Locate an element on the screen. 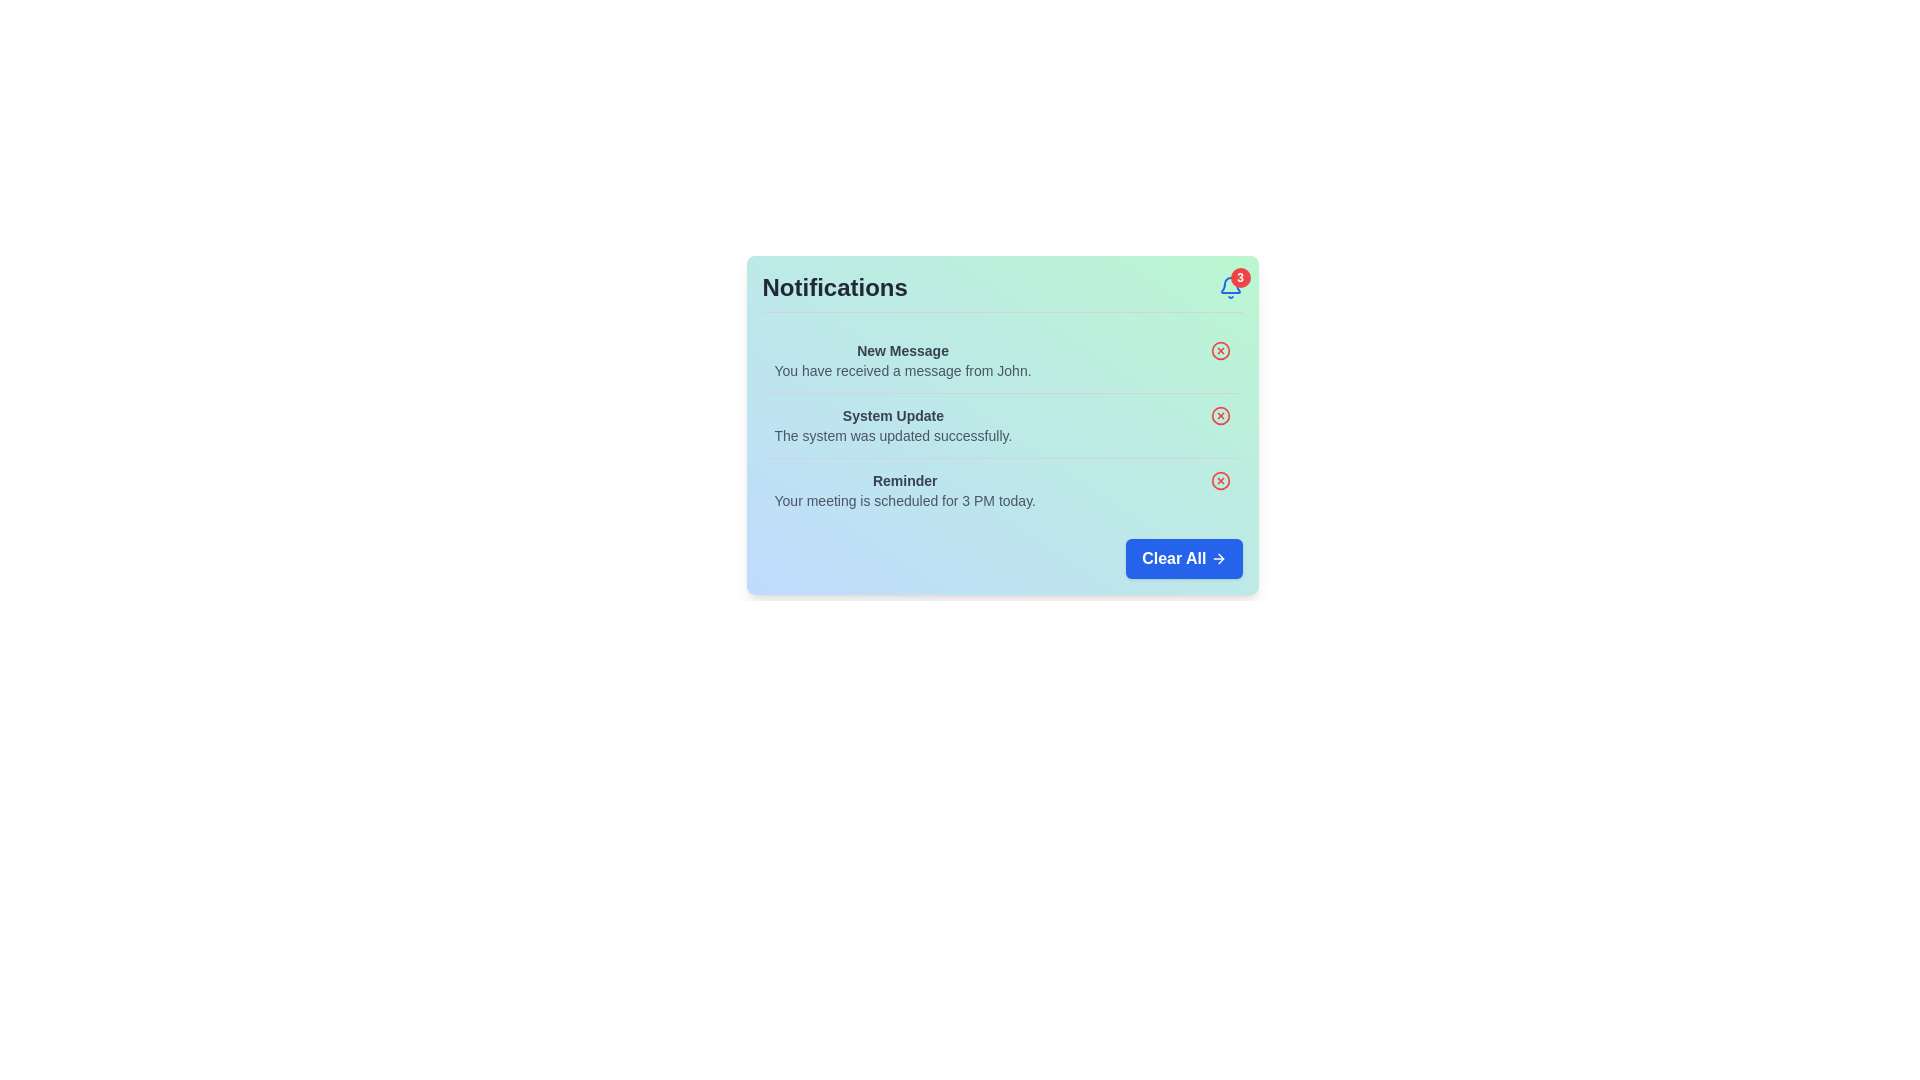  the second notification entry in the gradient-styled notification panel that displays 'System Update' and 'The system was updated successfully.' is located at coordinates (1002, 424).